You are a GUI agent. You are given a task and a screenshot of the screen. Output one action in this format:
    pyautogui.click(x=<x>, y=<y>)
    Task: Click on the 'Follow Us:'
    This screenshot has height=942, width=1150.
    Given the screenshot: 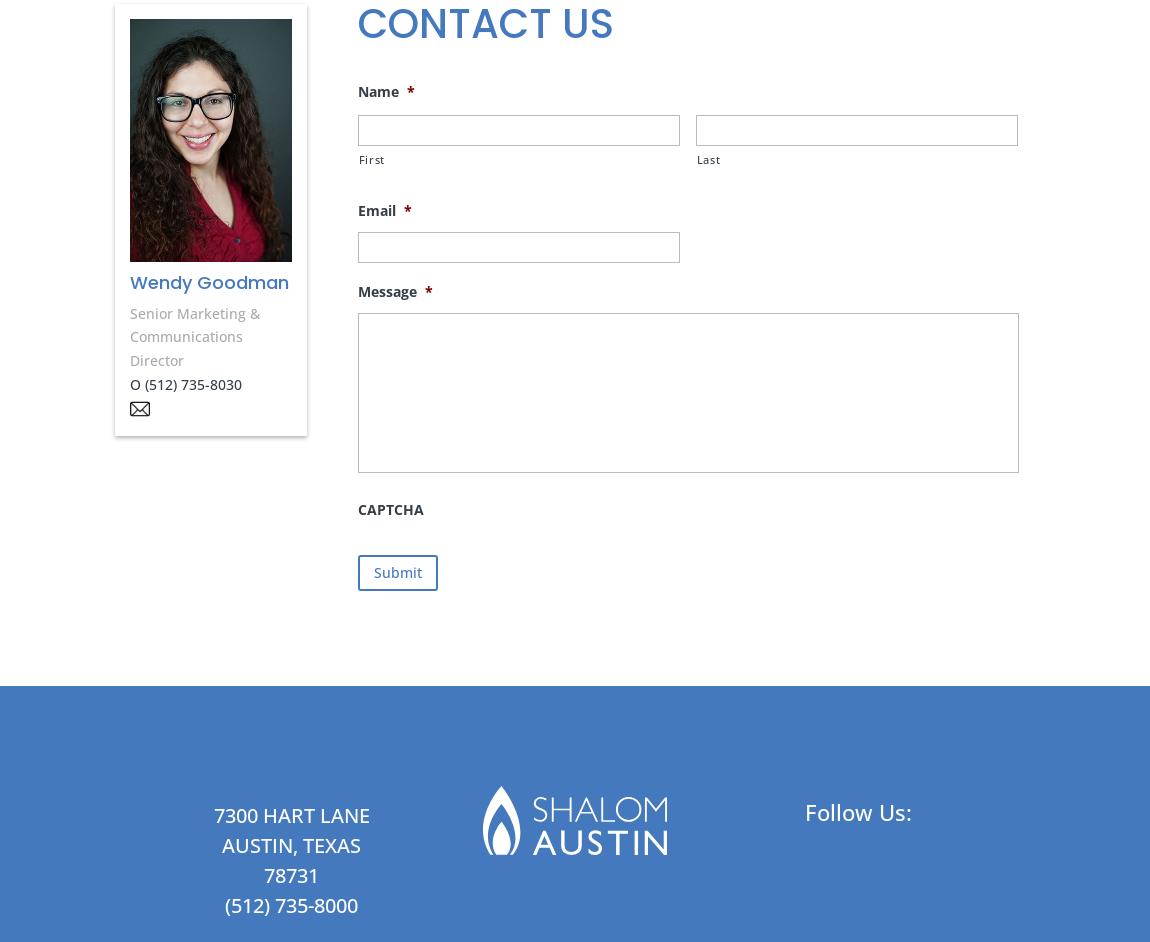 What is the action you would take?
    pyautogui.click(x=856, y=811)
    